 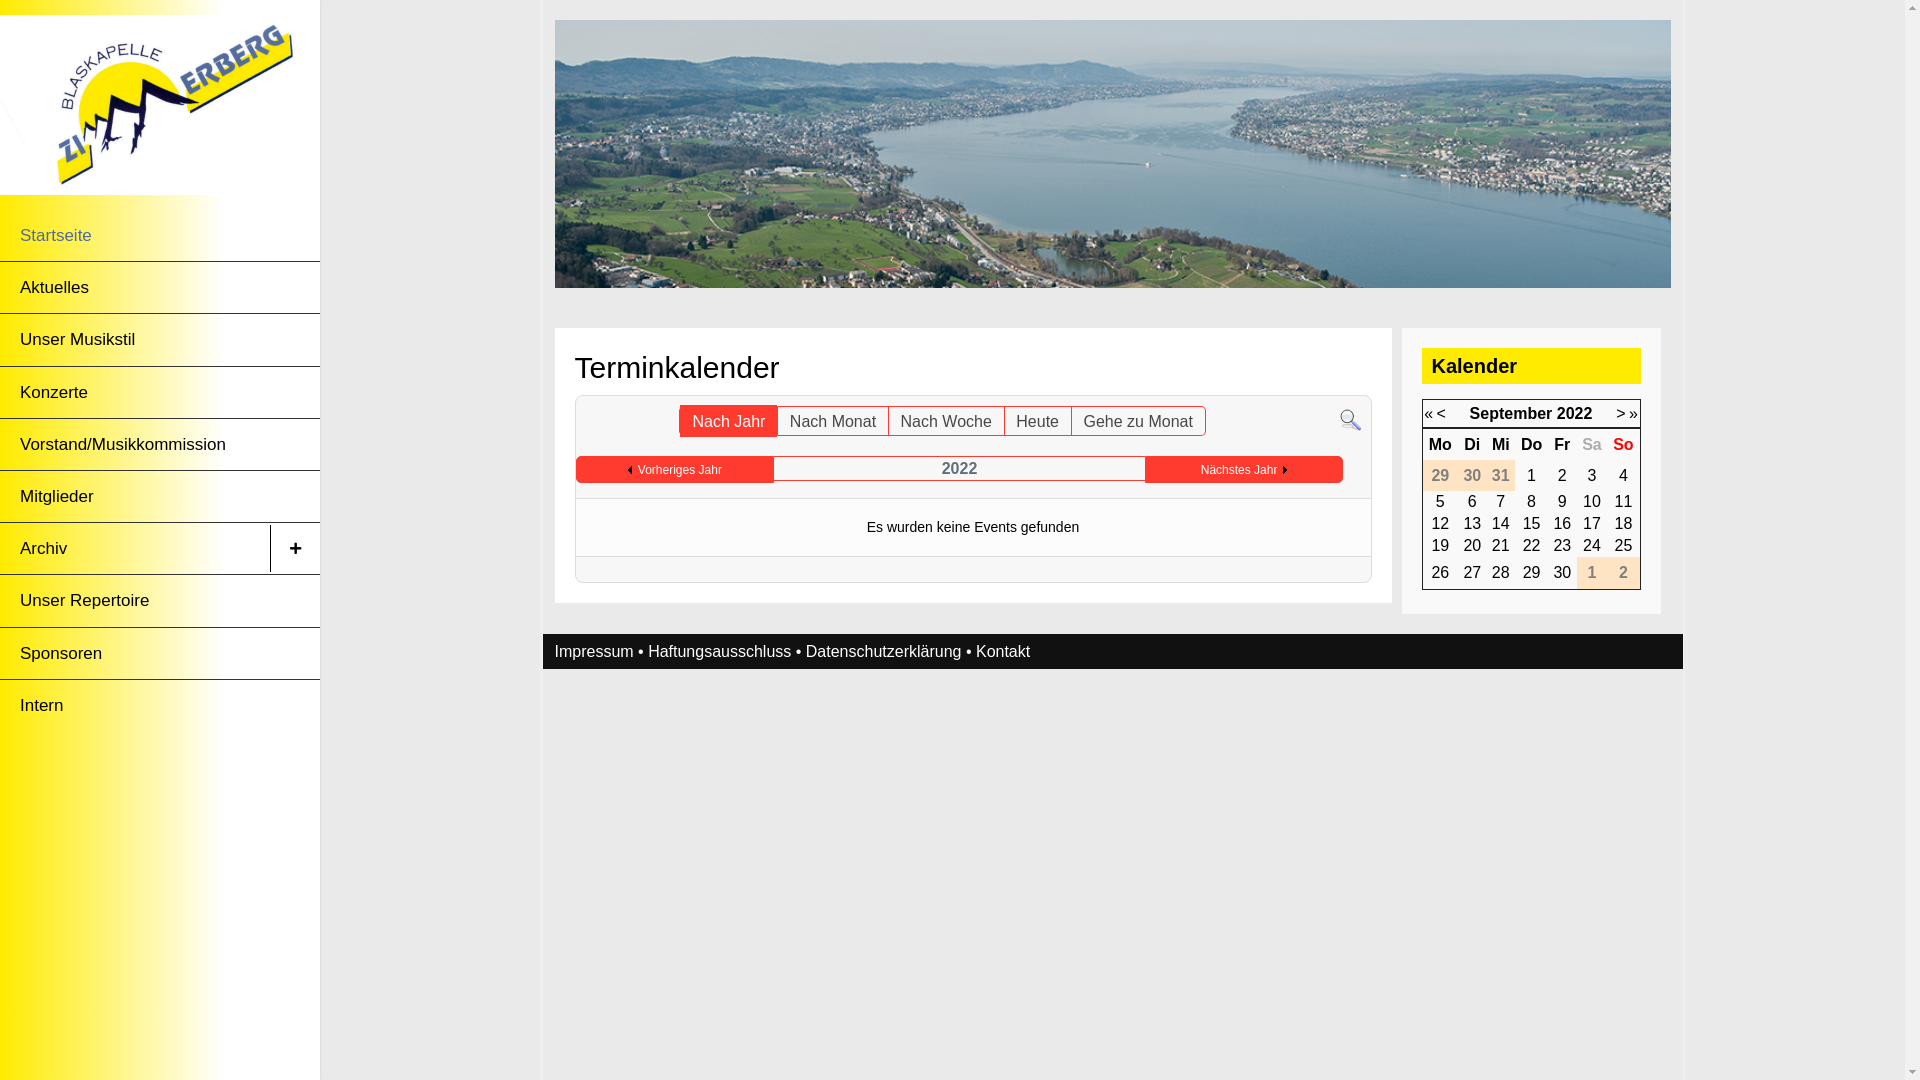 What do you see at coordinates (133, 287) in the screenshot?
I see `'Aktuelles'` at bounding box center [133, 287].